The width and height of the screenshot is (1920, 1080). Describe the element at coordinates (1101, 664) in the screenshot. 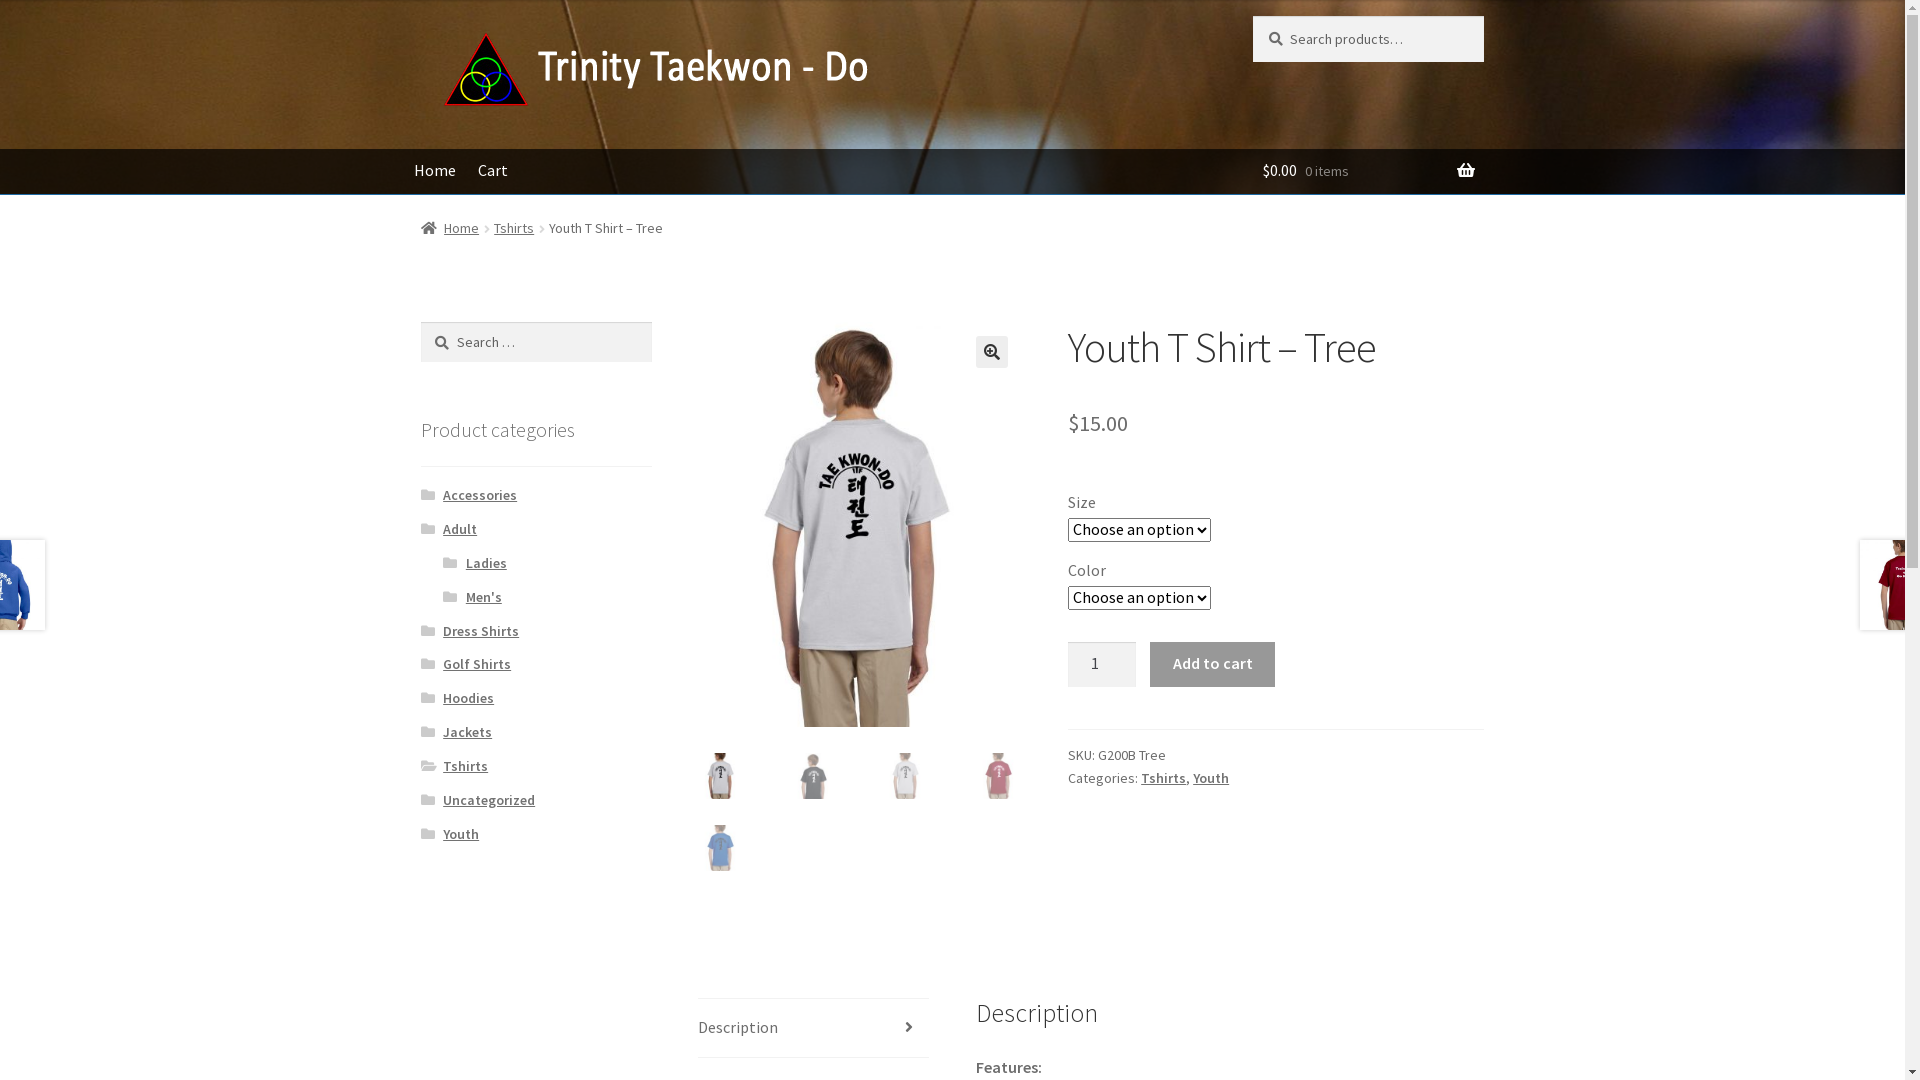

I see `'Qty'` at that location.